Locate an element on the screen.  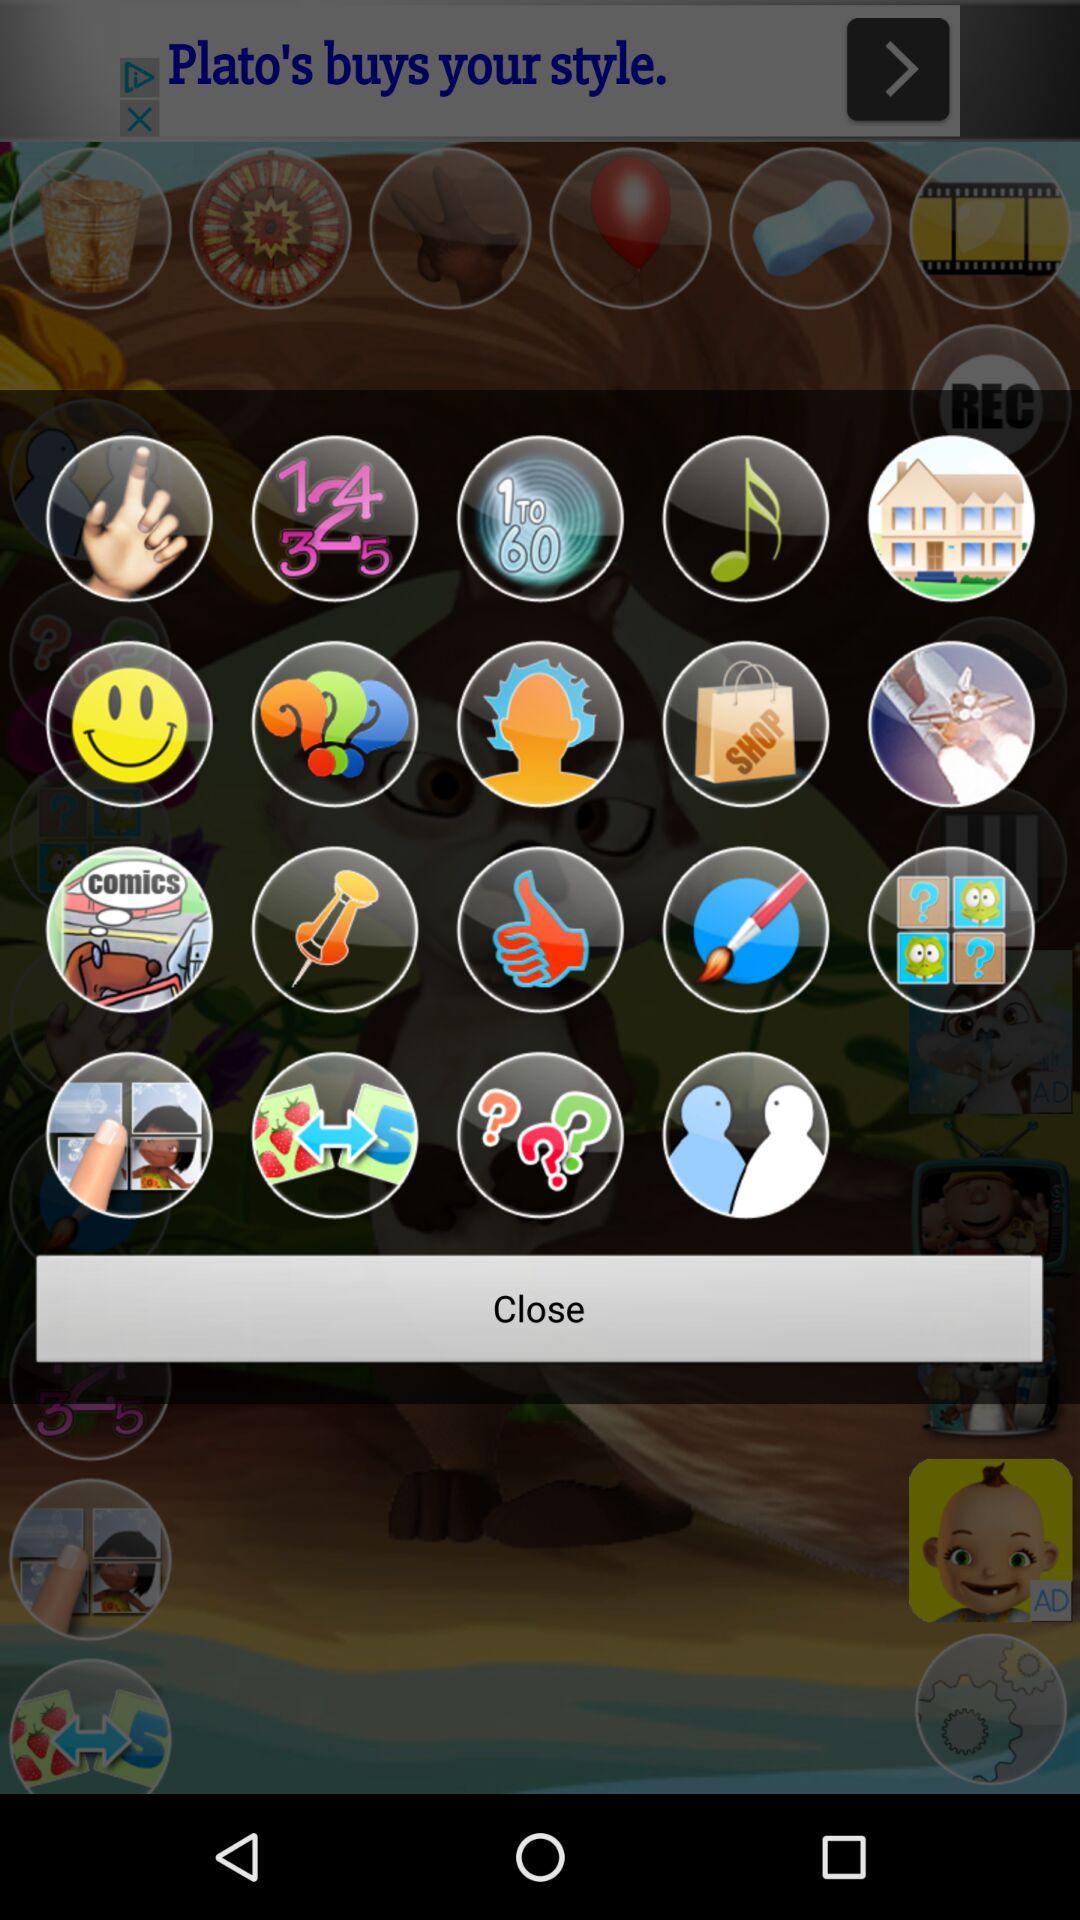
the avatar icon is located at coordinates (540, 774).